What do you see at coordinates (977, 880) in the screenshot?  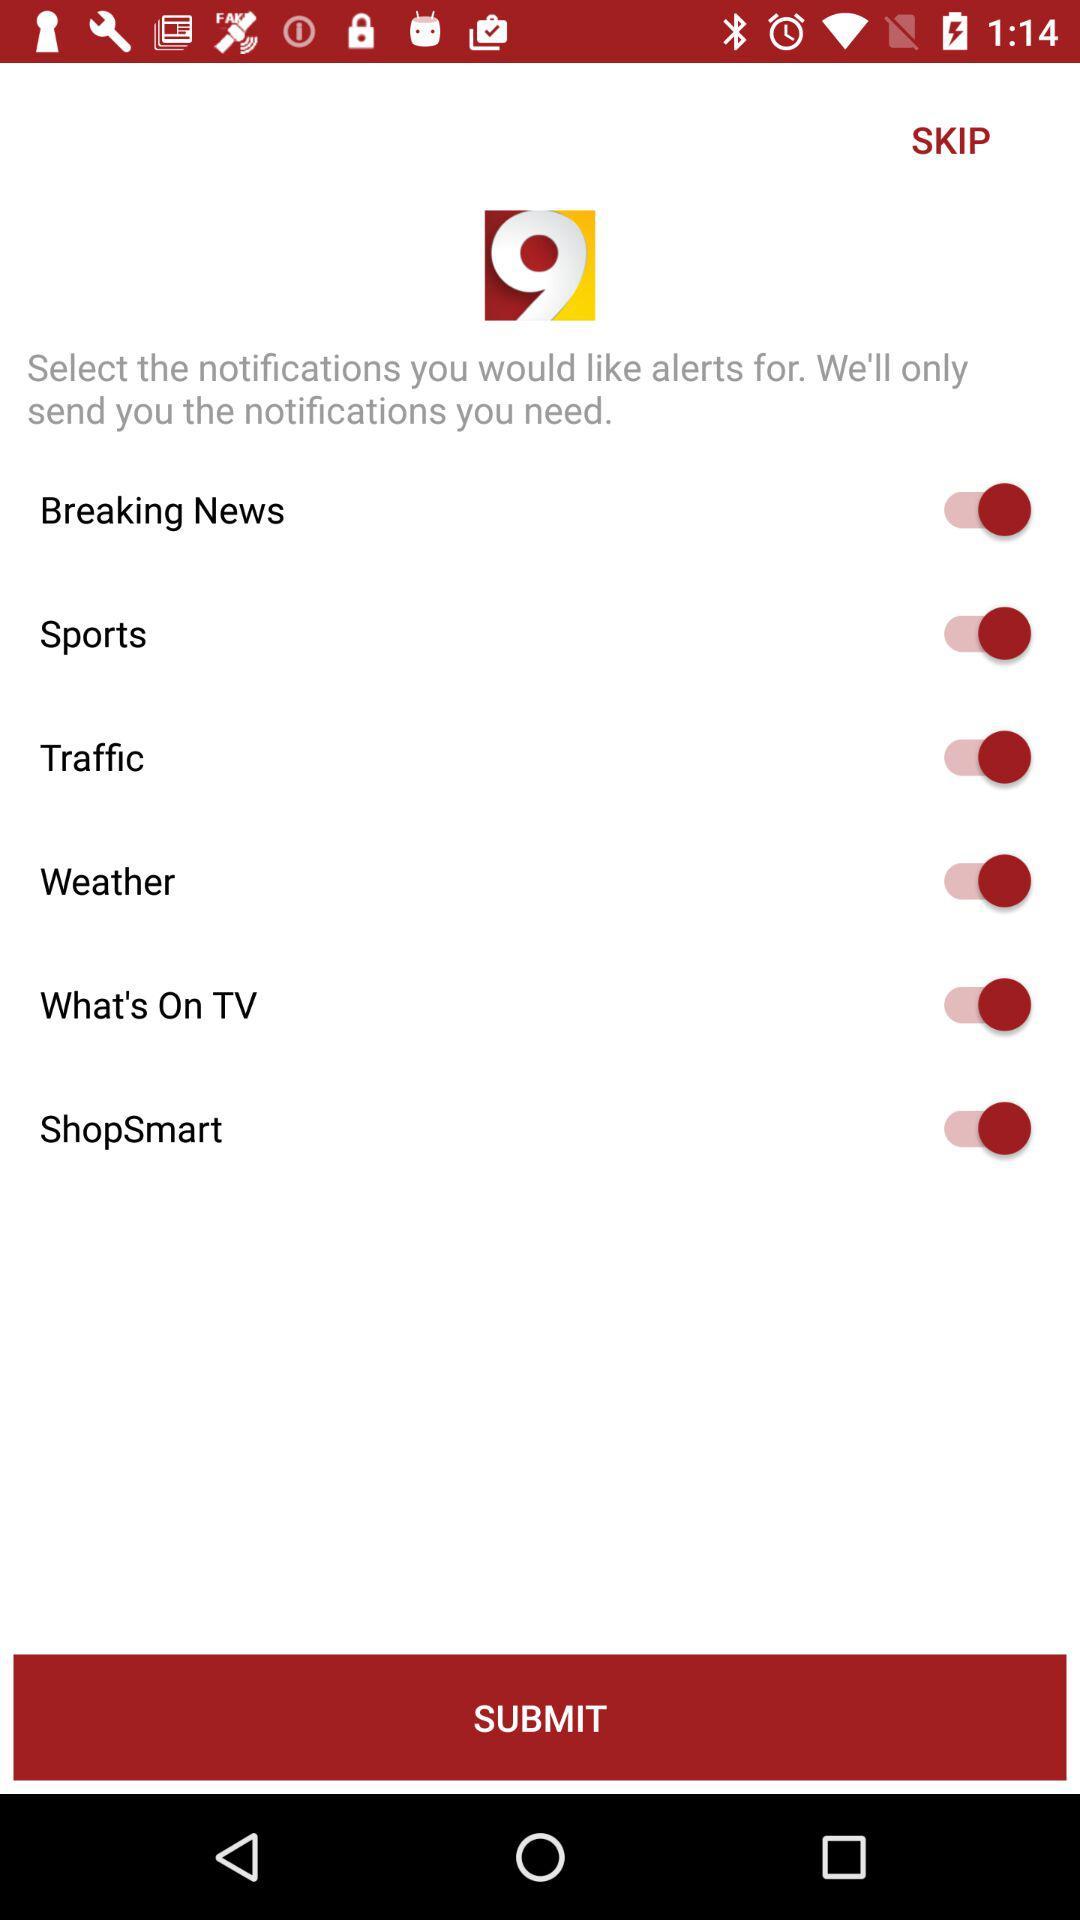 I see `unselect weather` at bounding box center [977, 880].